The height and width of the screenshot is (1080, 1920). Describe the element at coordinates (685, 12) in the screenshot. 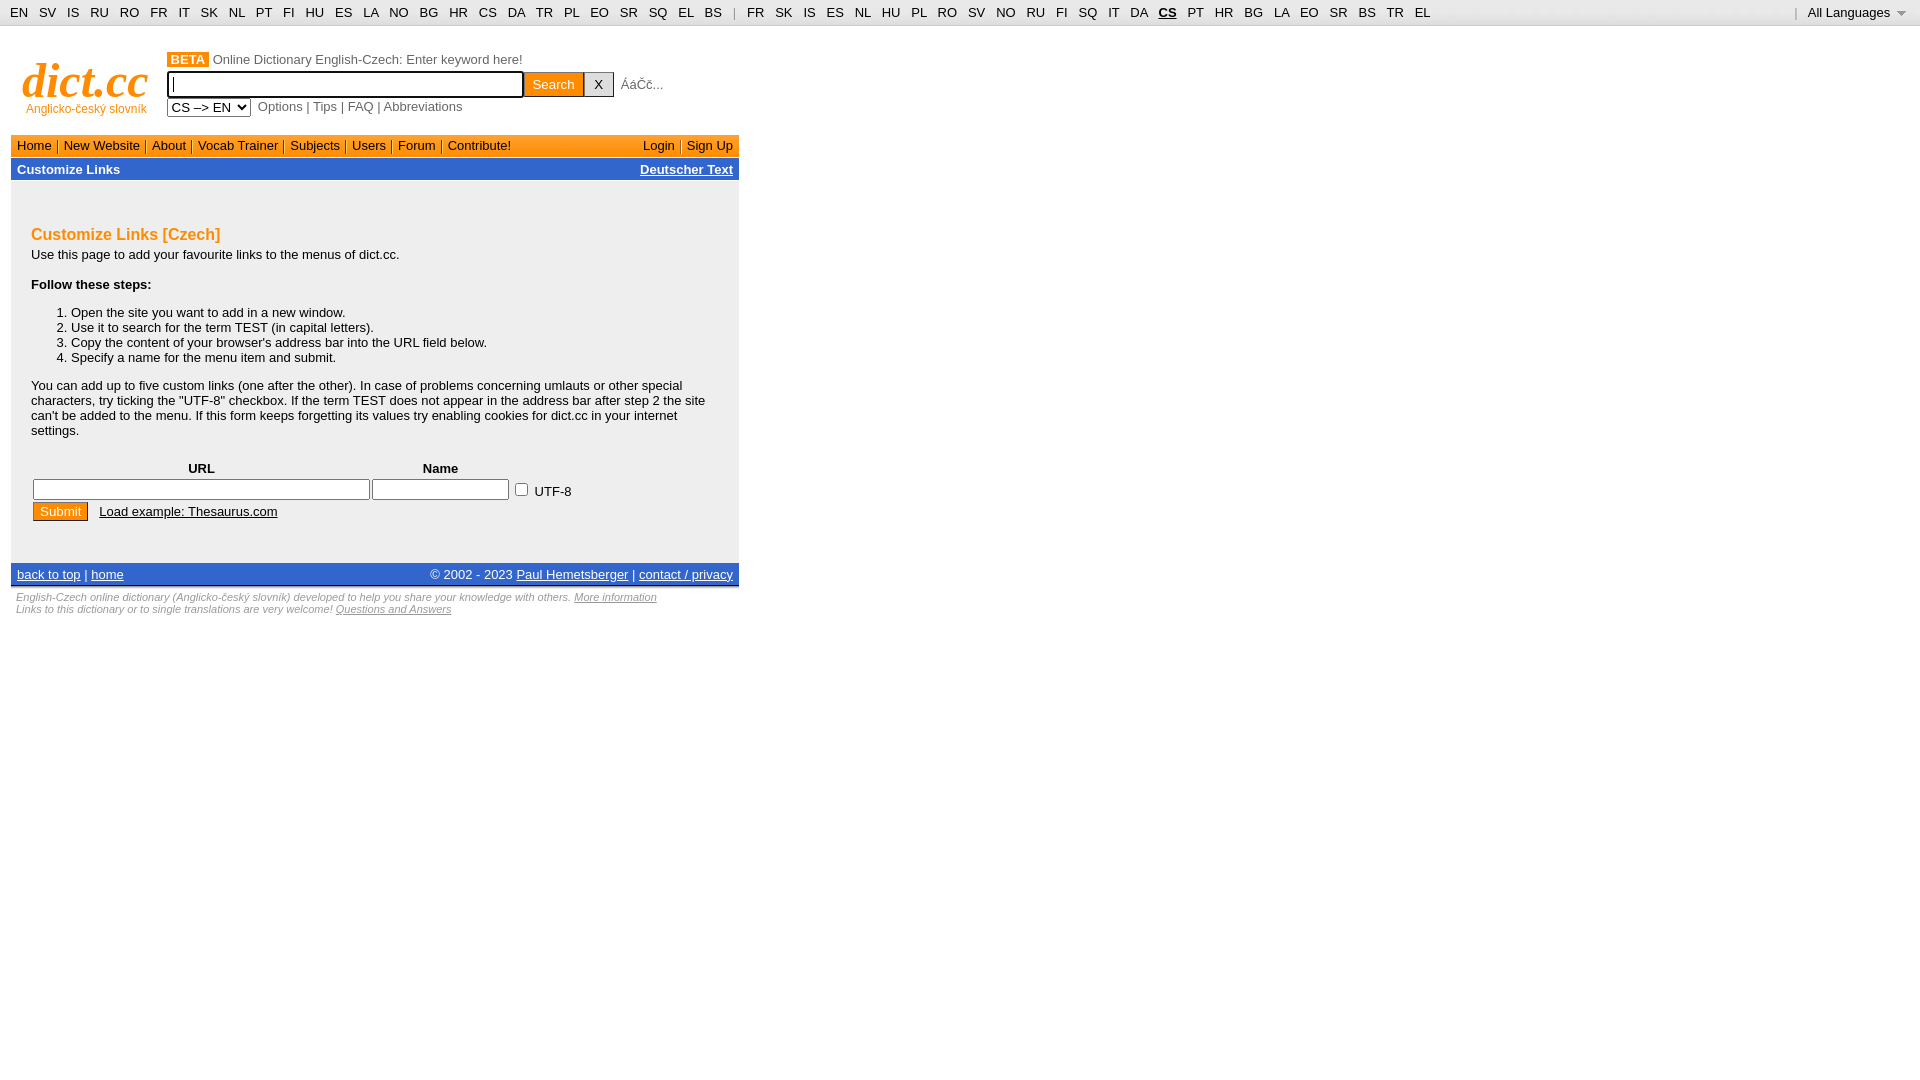

I see `'EL'` at that location.